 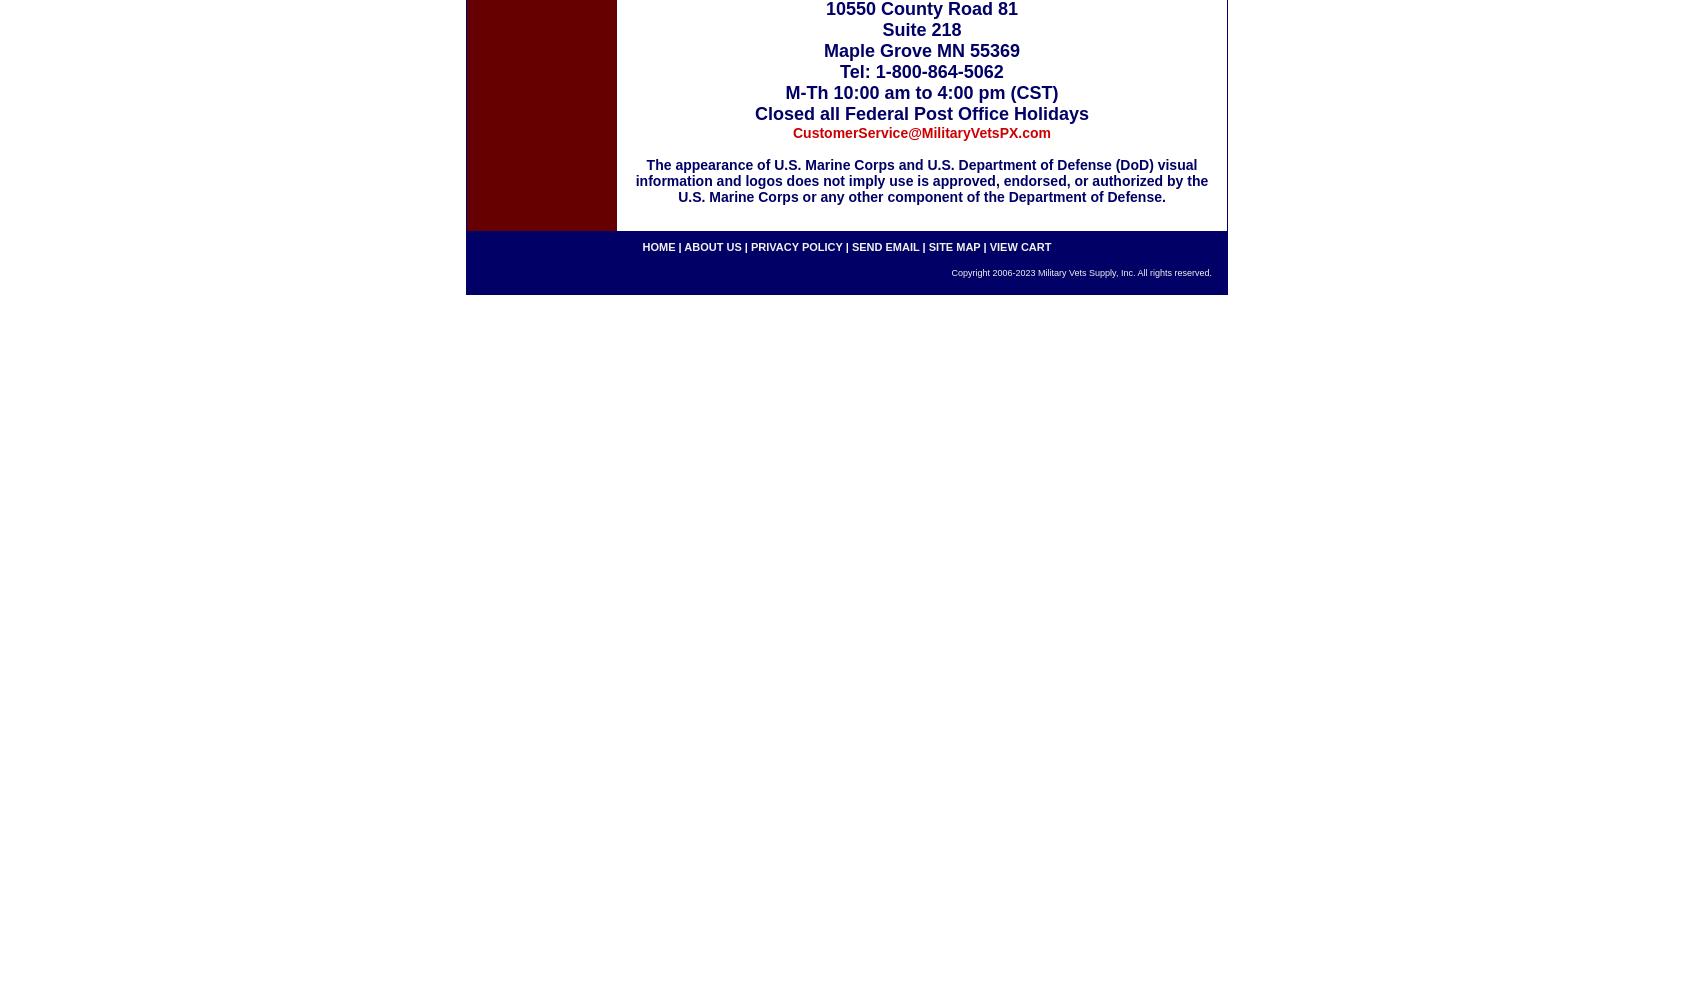 I want to click on 'CustomerService@MilitaryVetsPX.com', so click(x=792, y=133).